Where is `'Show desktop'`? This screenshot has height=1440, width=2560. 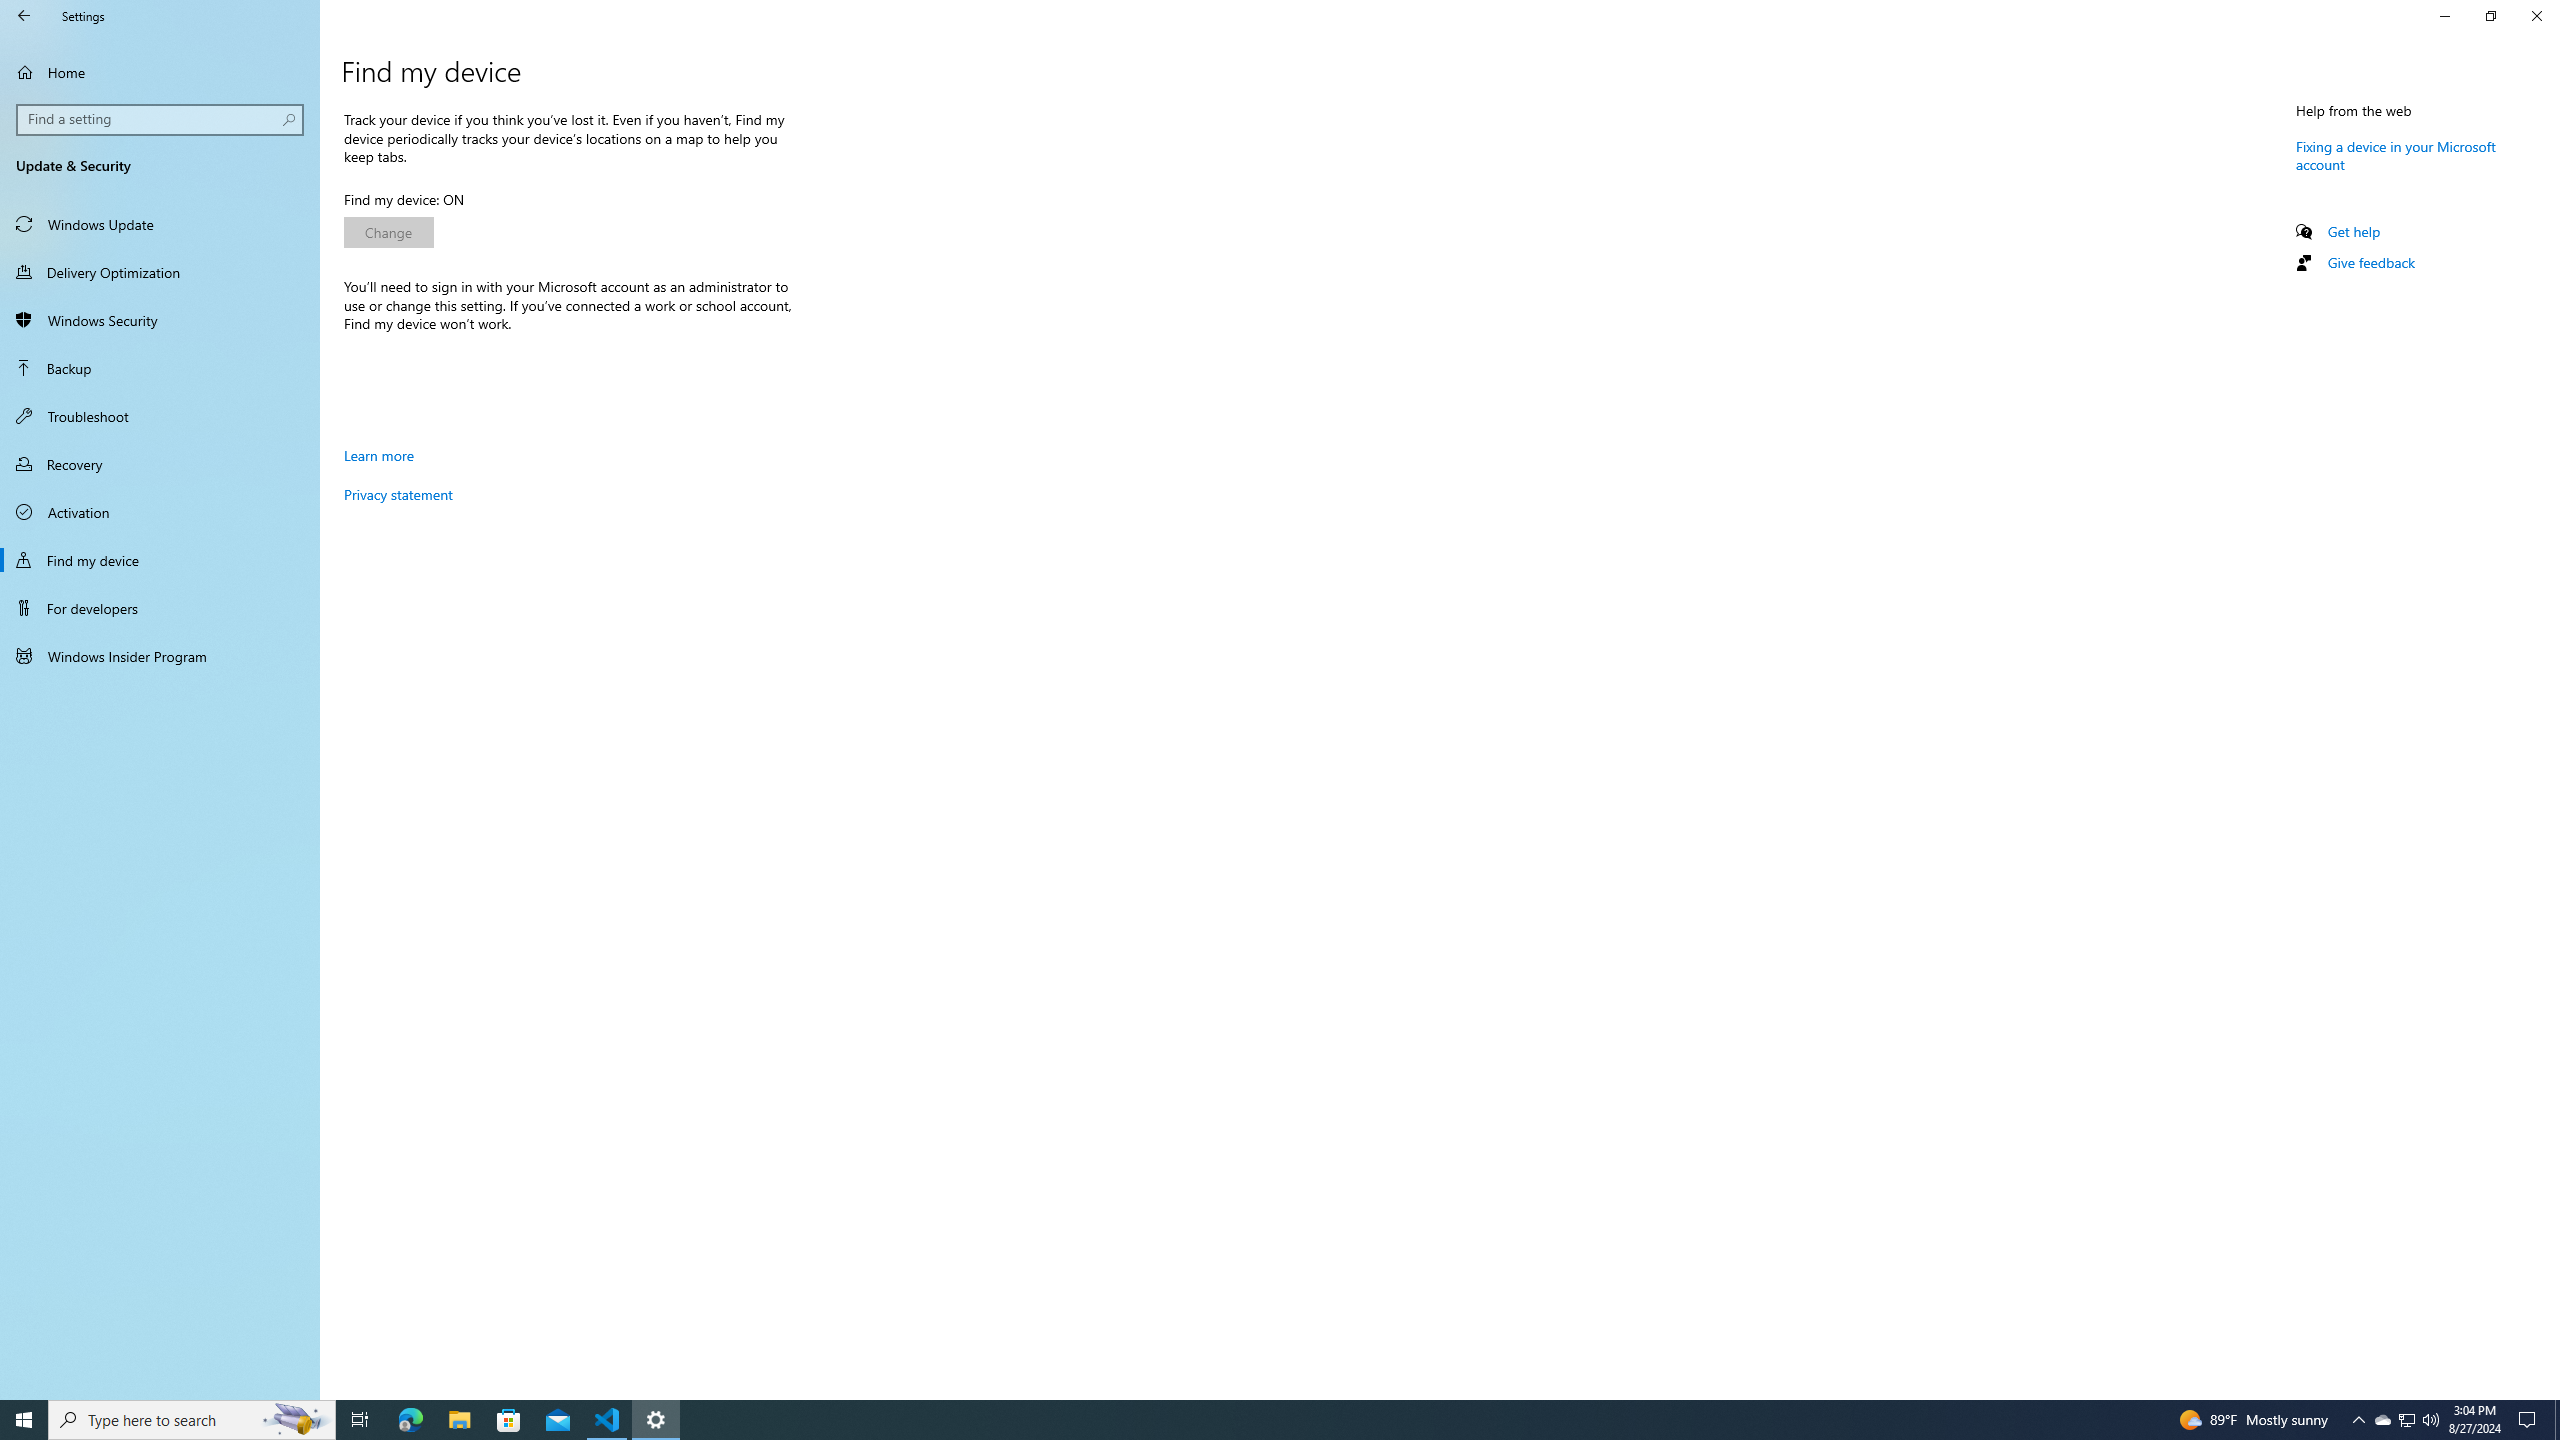 'Show desktop' is located at coordinates (2556, 1418).